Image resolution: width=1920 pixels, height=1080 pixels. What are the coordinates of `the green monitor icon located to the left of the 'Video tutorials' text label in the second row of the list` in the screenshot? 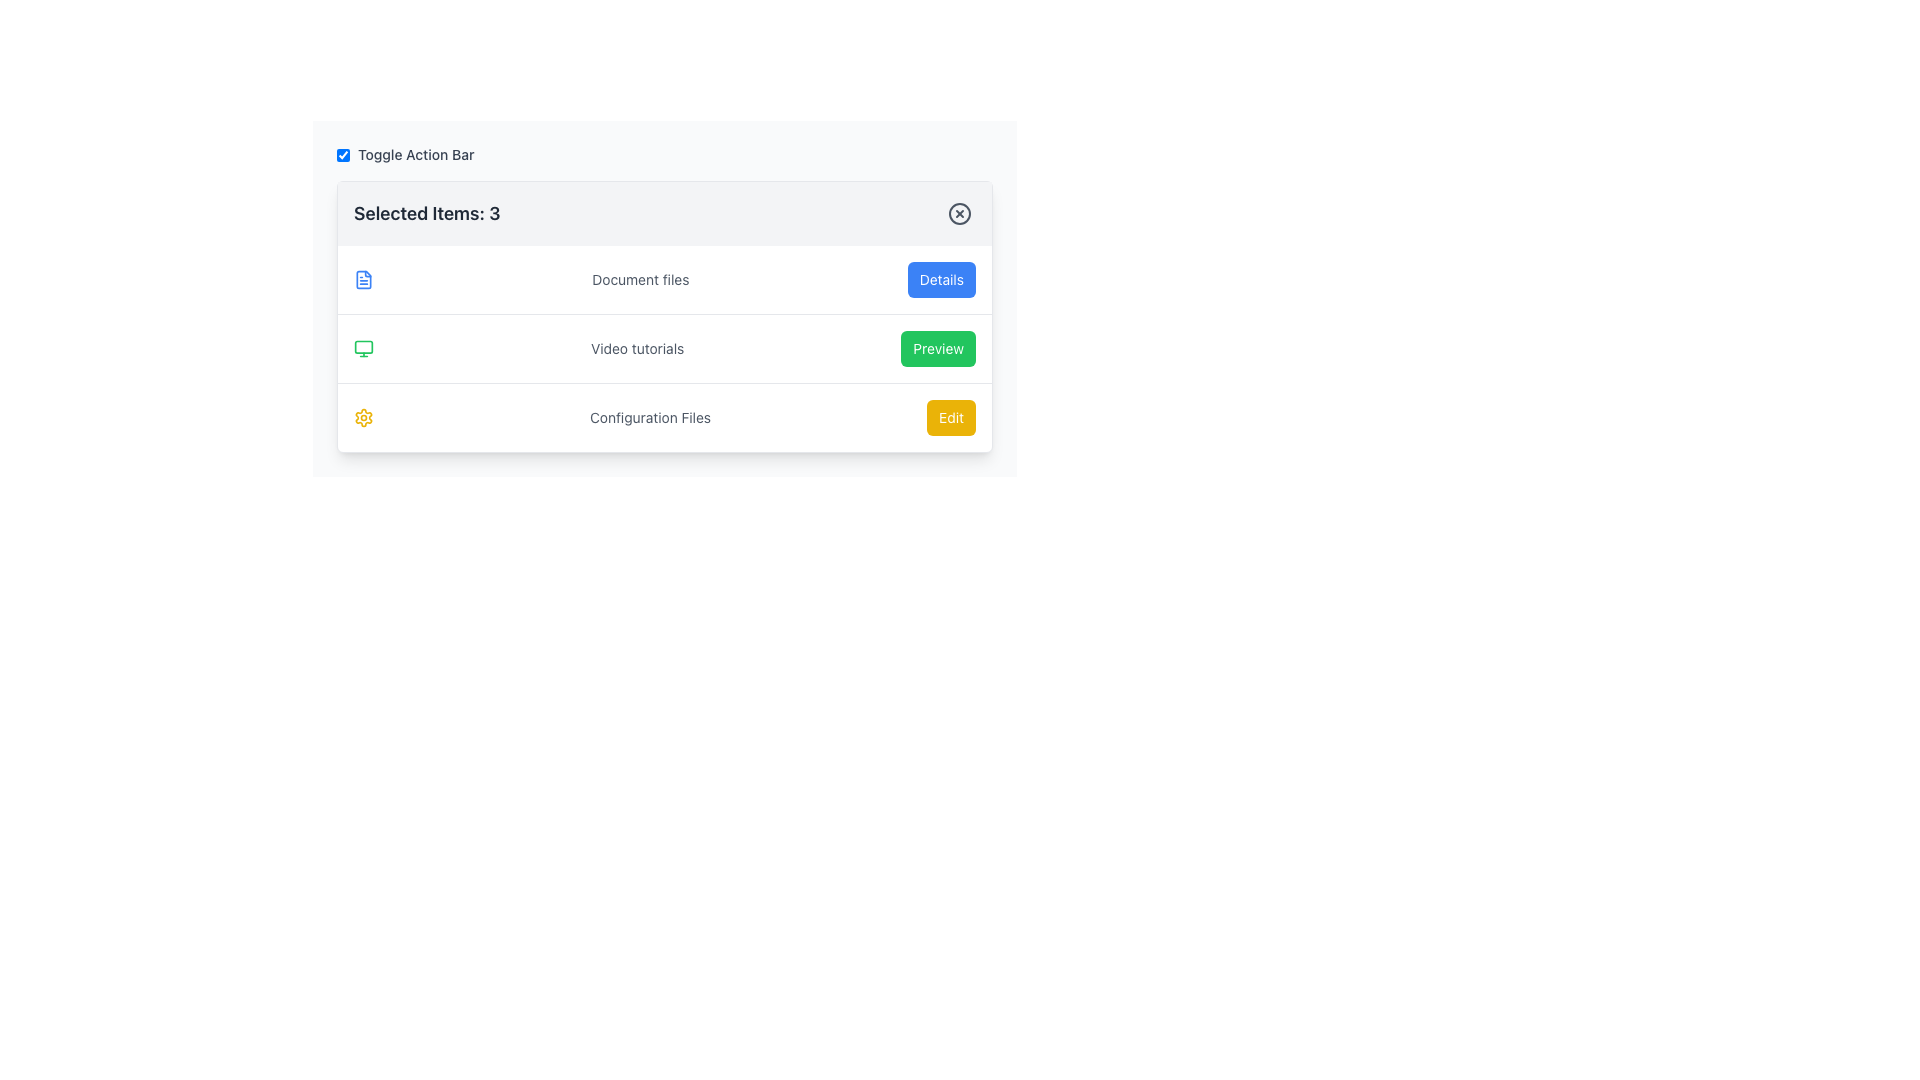 It's located at (364, 347).